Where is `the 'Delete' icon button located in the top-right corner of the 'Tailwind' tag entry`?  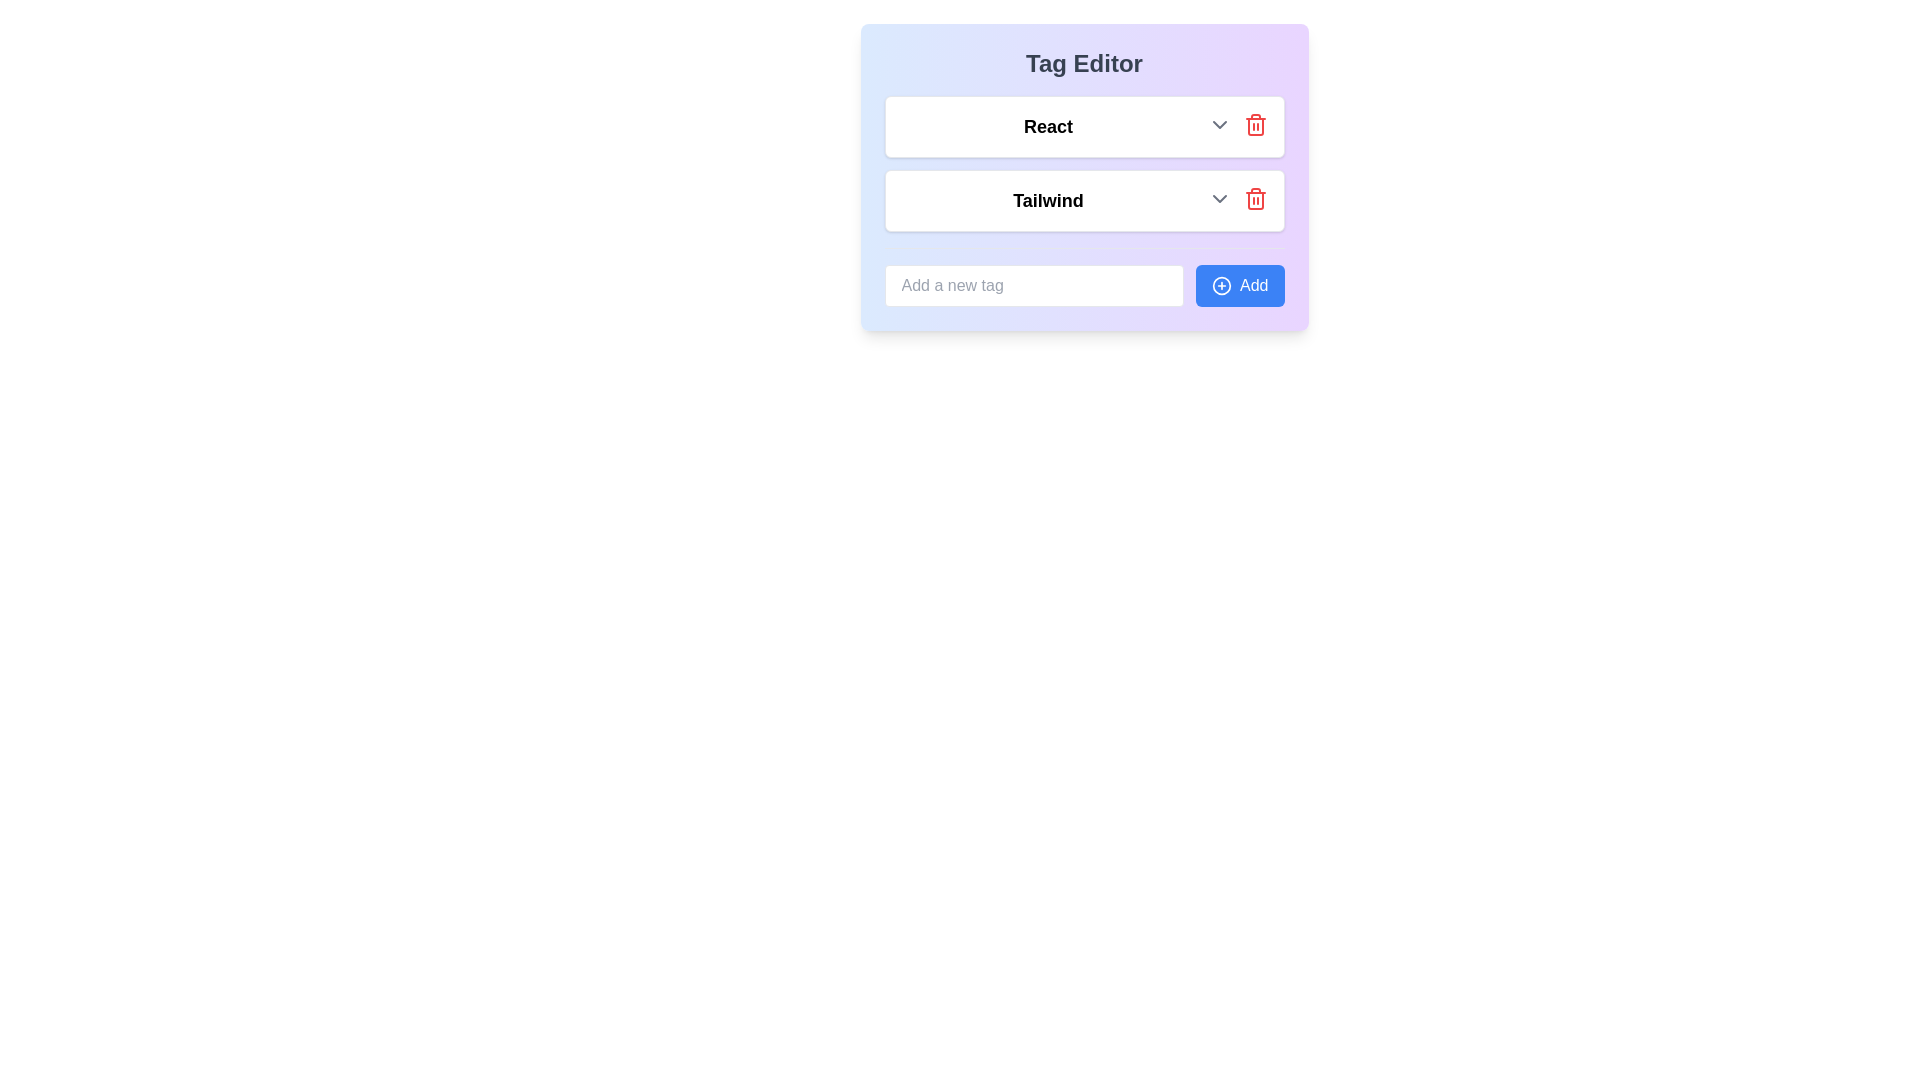
the 'Delete' icon button located in the top-right corner of the 'Tailwind' tag entry is located at coordinates (1254, 200).